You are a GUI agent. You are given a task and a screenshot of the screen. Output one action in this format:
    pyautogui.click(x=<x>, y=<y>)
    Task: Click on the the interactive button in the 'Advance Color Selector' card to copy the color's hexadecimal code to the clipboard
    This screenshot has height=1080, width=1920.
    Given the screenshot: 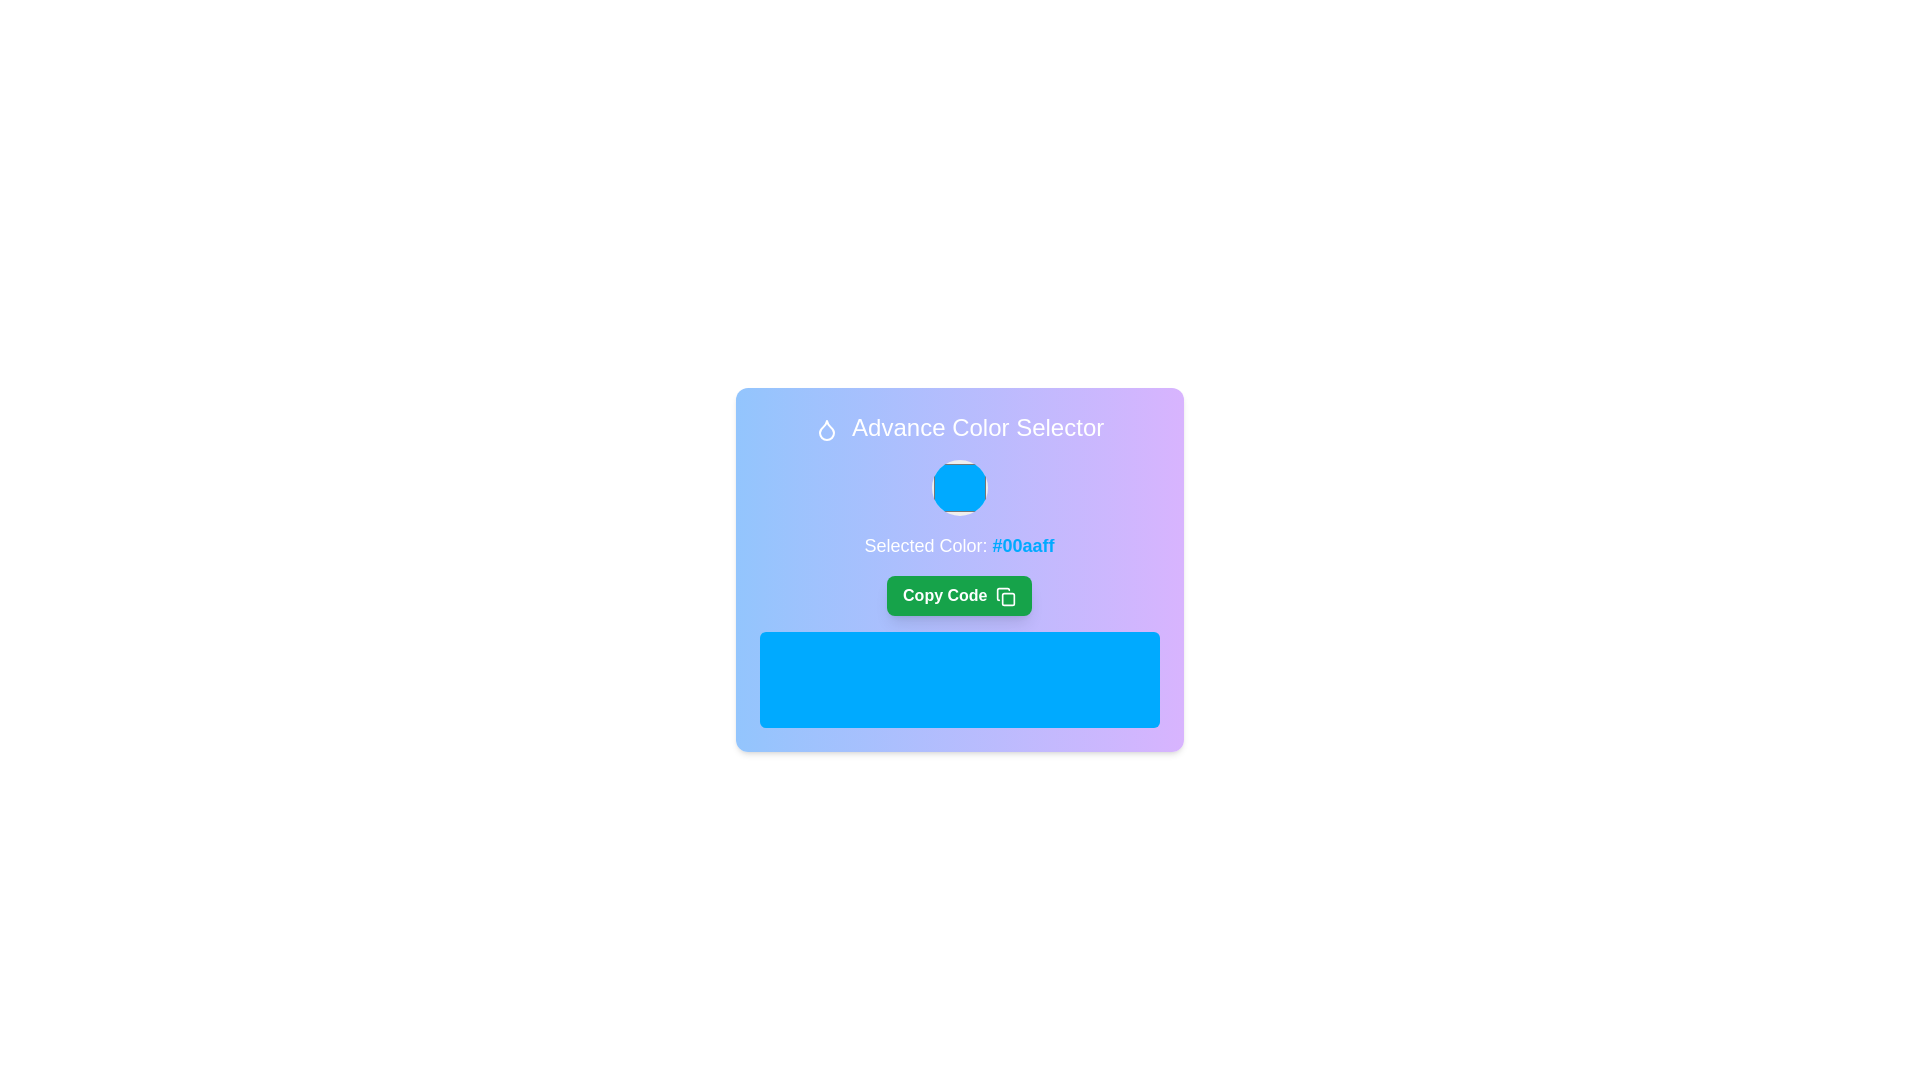 What is the action you would take?
    pyautogui.click(x=958, y=593)
    